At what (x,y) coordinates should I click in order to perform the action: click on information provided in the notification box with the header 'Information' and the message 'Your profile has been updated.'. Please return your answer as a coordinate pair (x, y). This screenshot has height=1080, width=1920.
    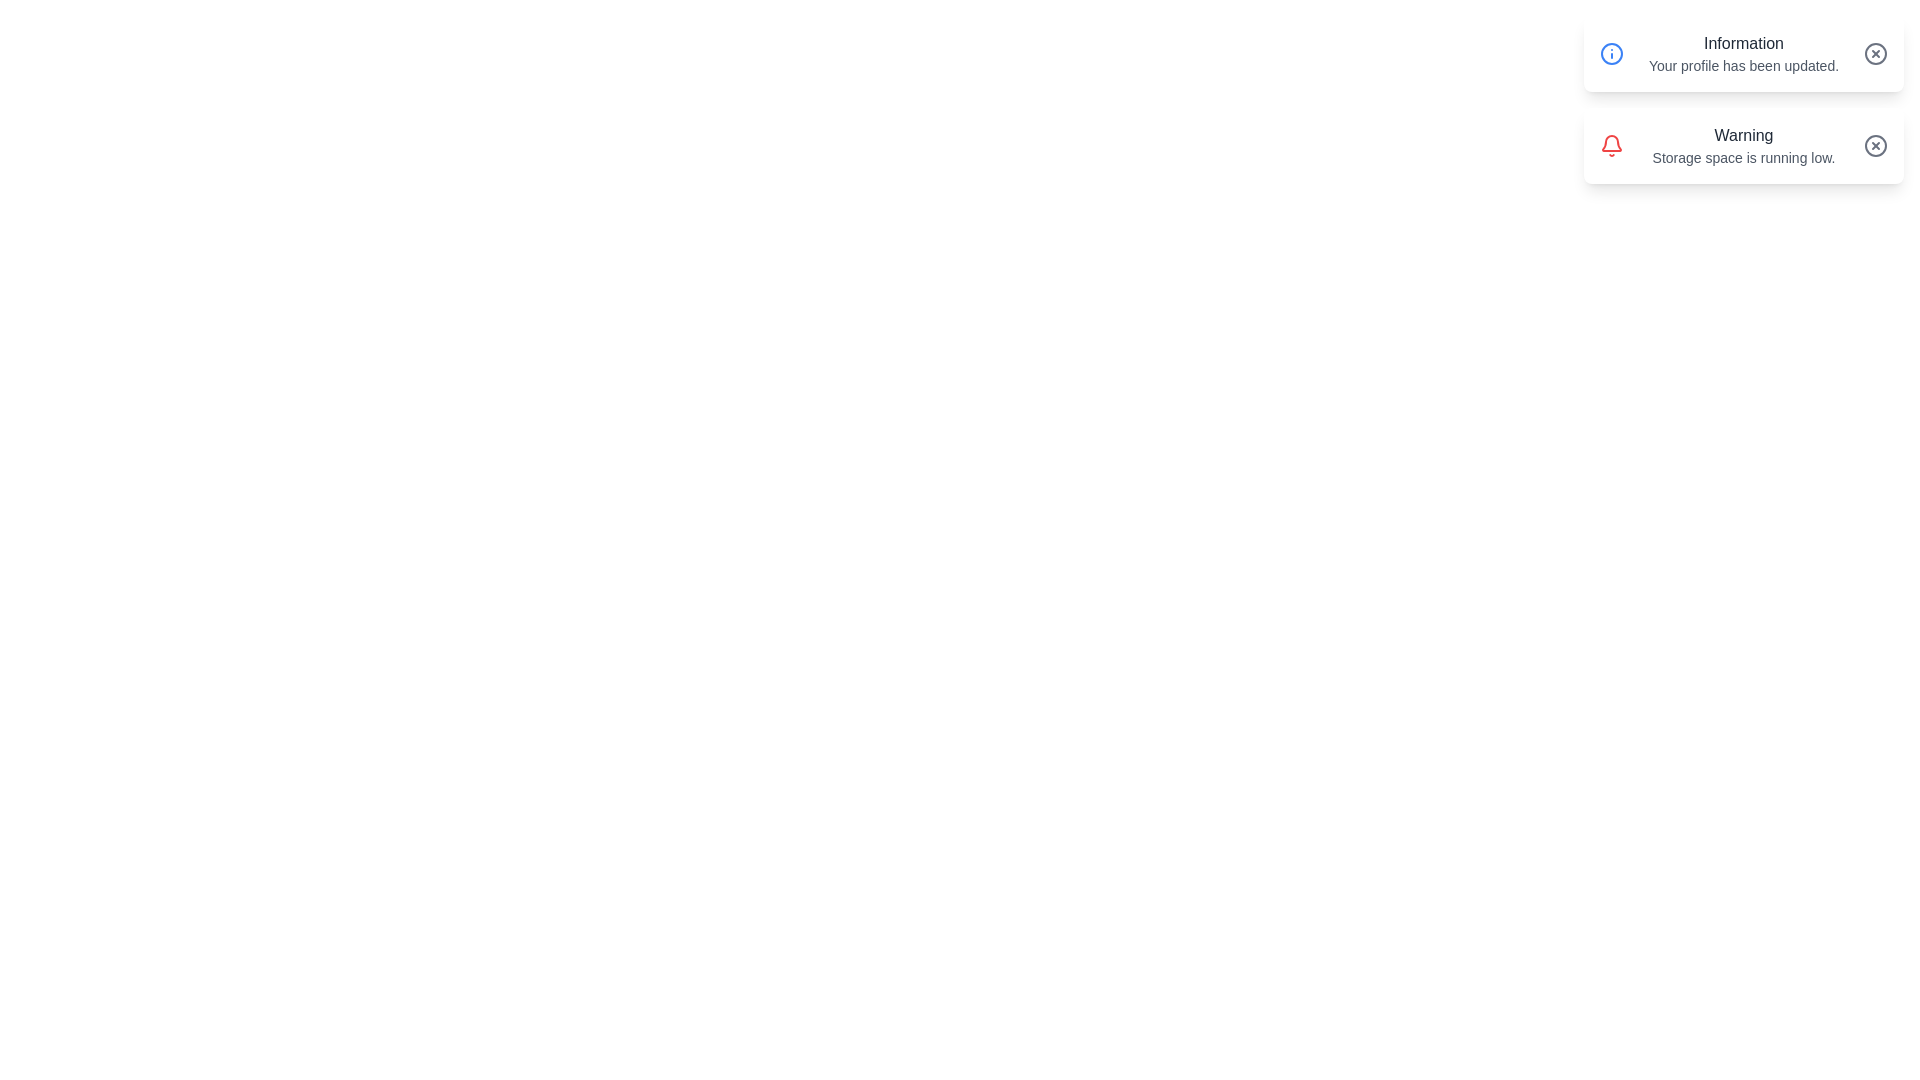
    Looking at the image, I should click on (1742, 53).